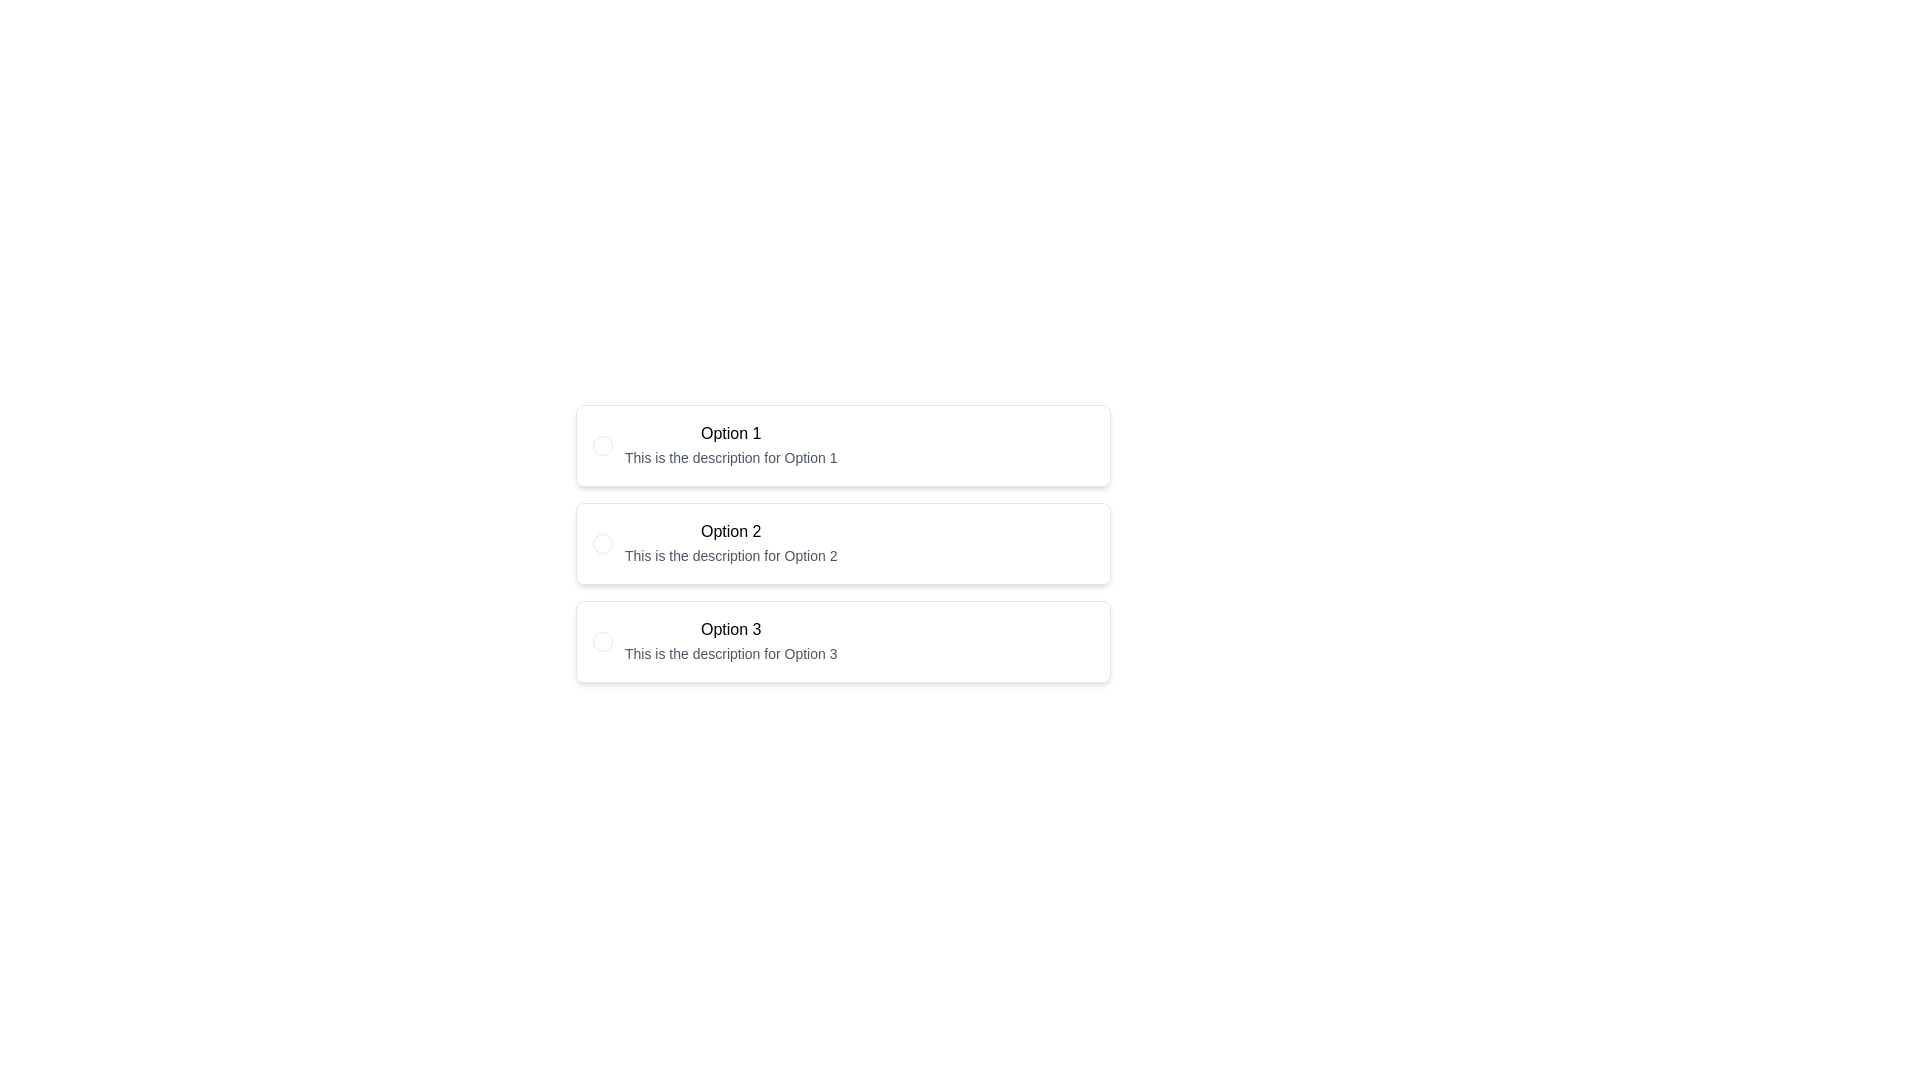  Describe the element at coordinates (843, 543) in the screenshot. I see `the second option in the vertically stacked Radio option group` at that location.